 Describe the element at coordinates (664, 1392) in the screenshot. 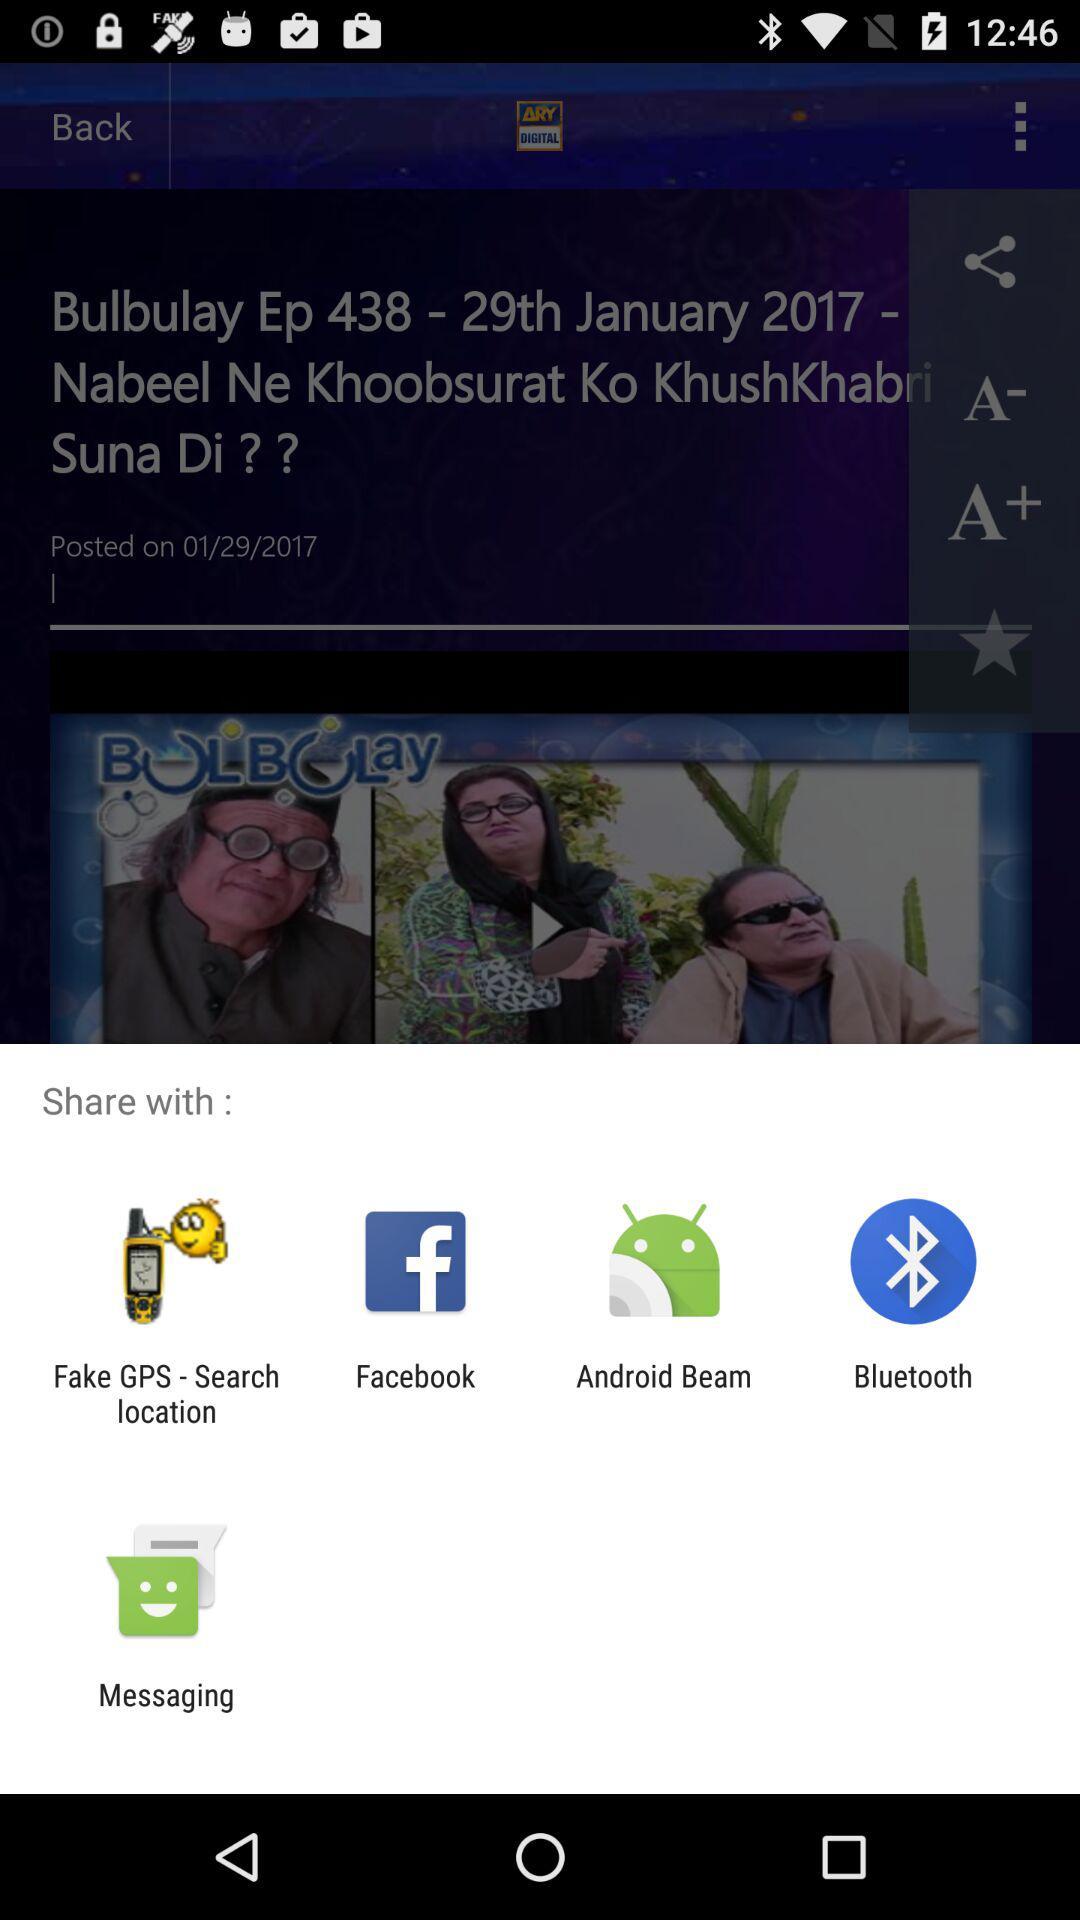

I see `the icon next to facebook item` at that location.